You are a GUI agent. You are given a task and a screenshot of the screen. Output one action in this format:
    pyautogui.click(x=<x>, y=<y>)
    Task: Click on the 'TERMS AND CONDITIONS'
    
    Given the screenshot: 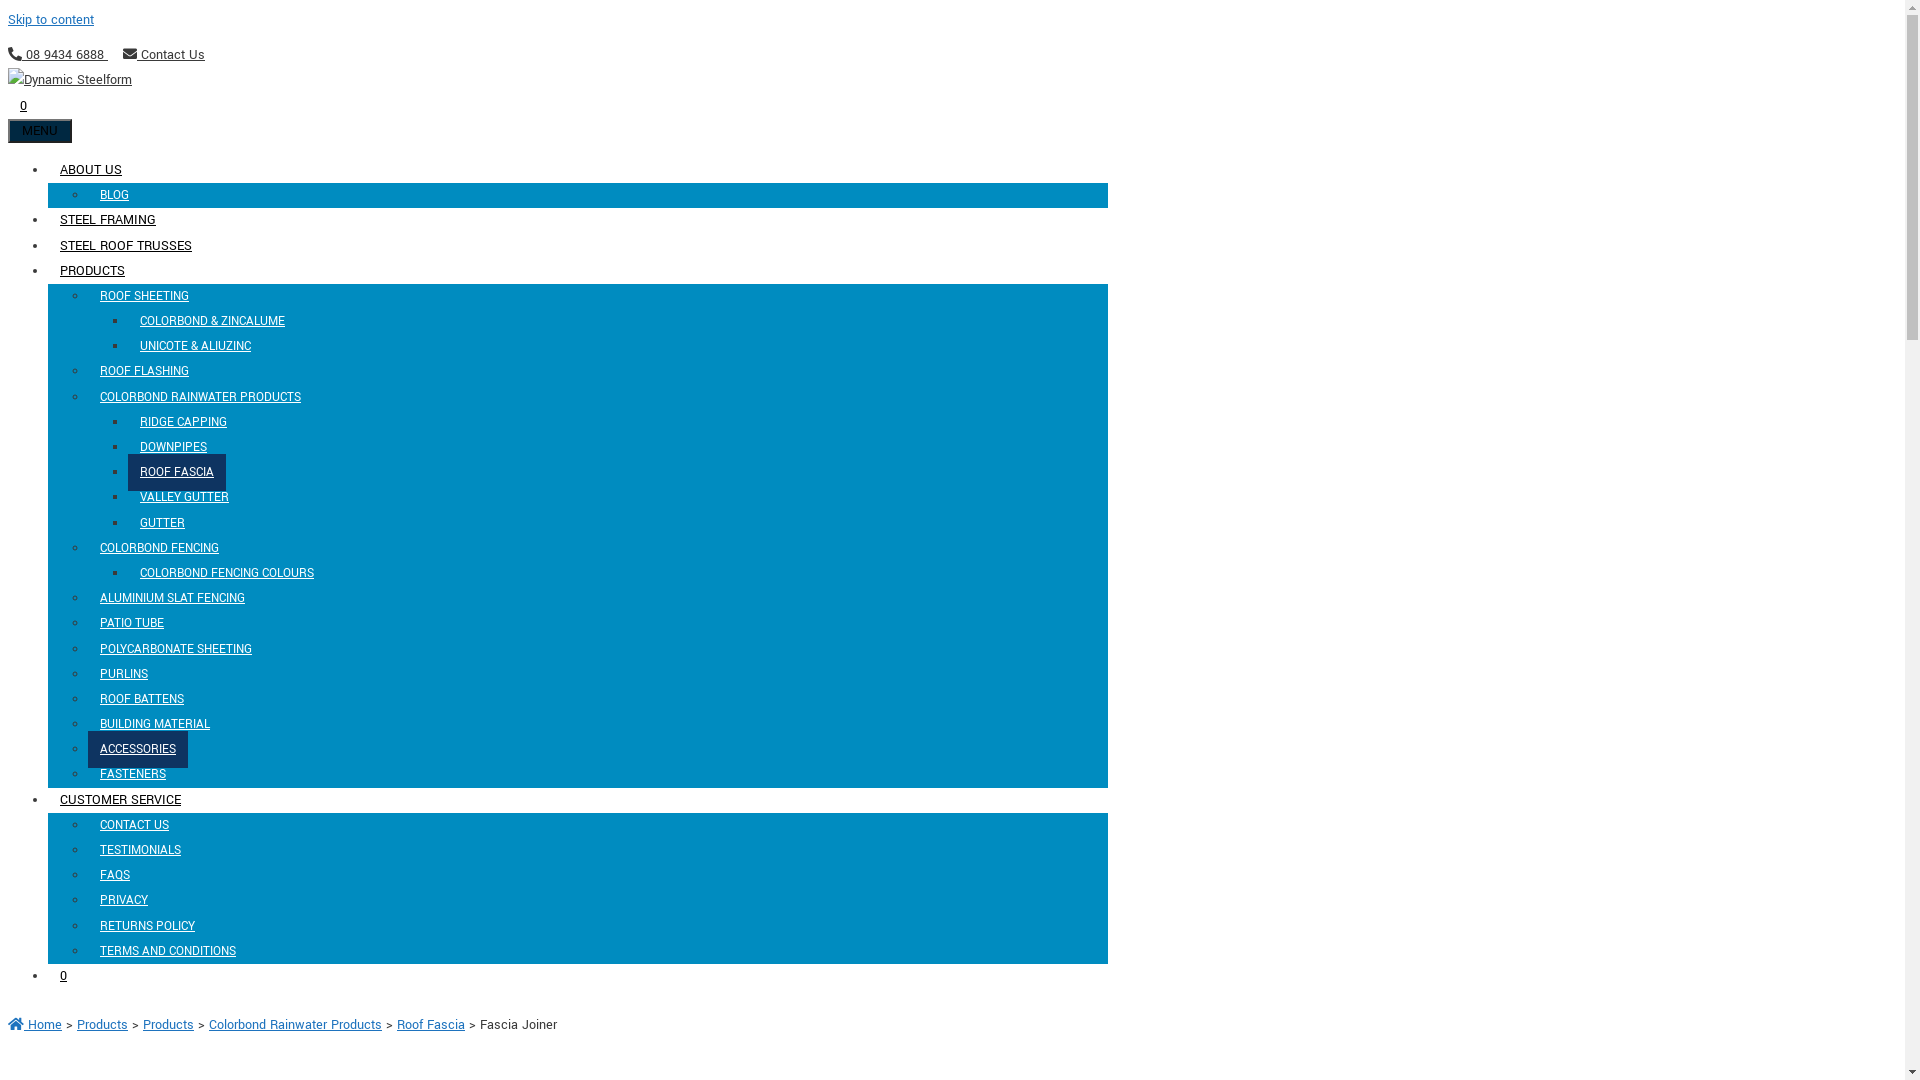 What is the action you would take?
    pyautogui.click(x=168, y=950)
    